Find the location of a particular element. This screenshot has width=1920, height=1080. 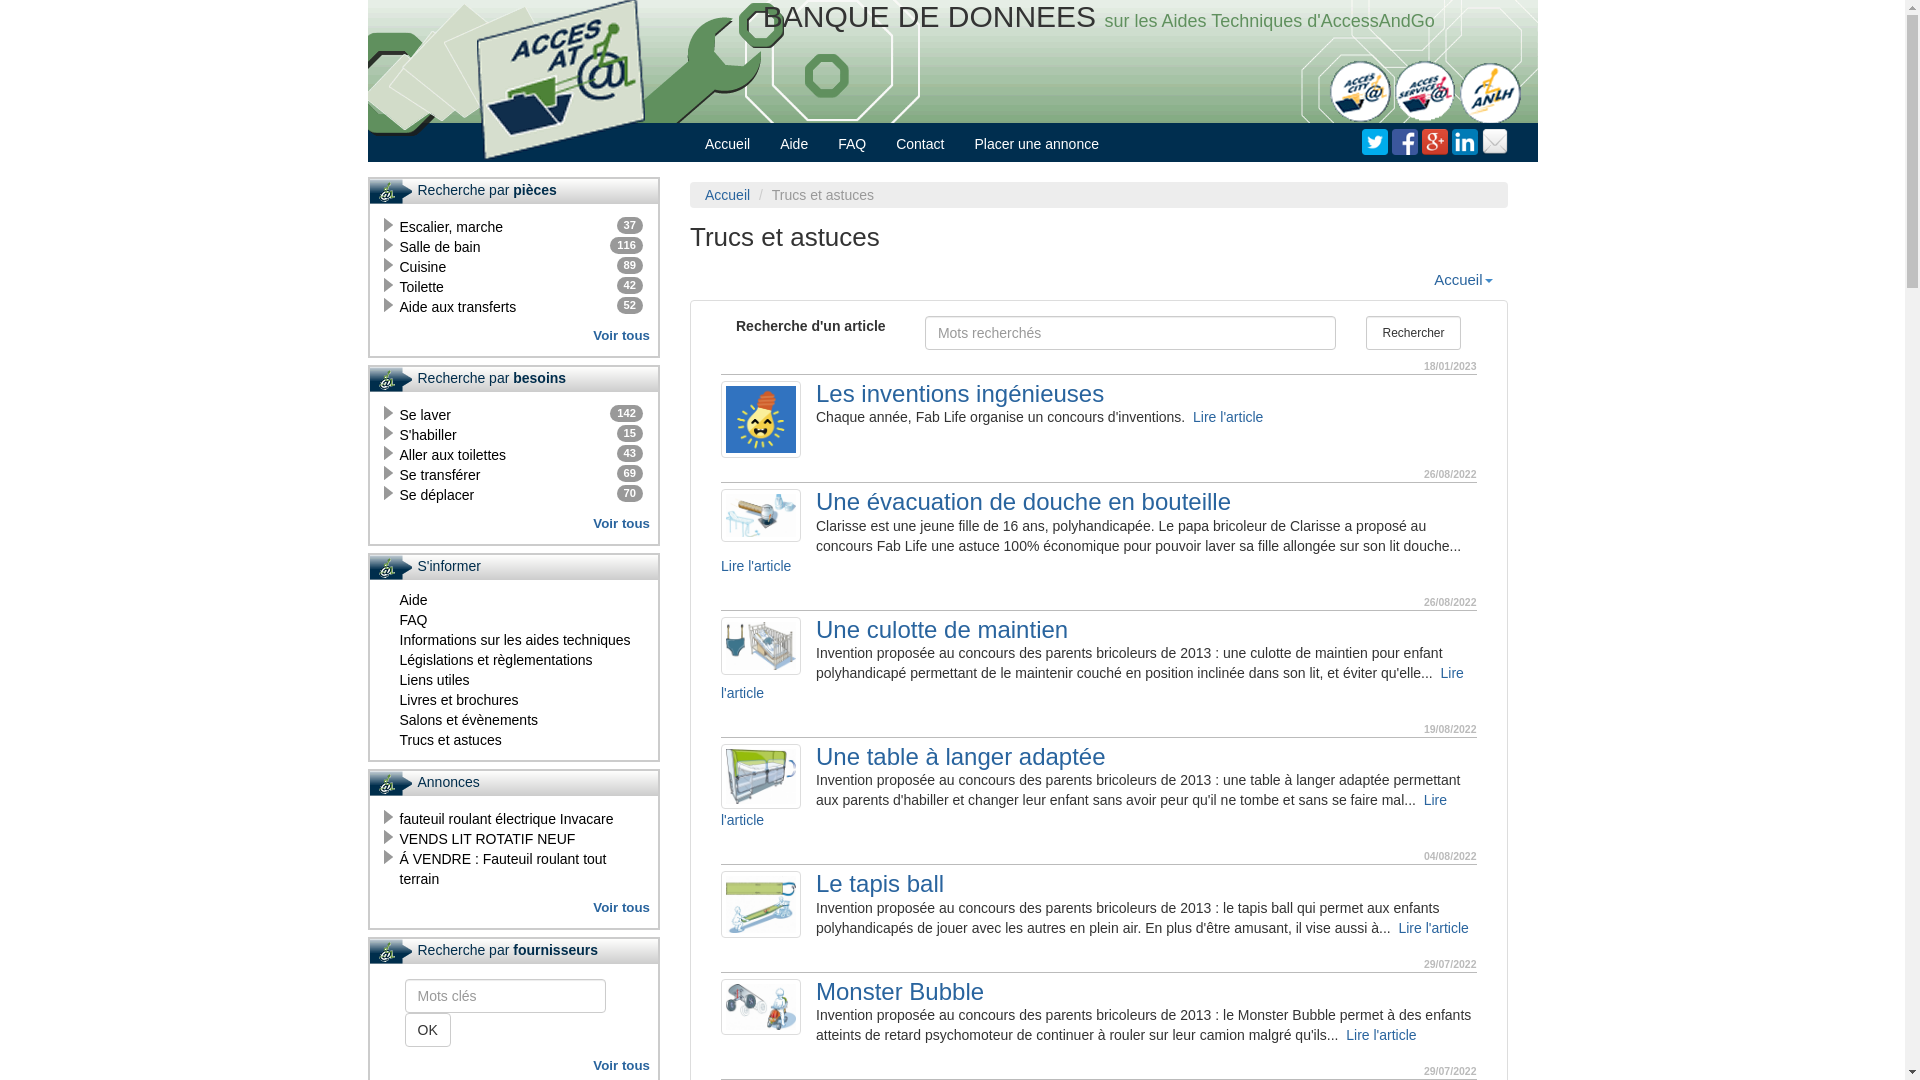

'15 is located at coordinates (427, 434).